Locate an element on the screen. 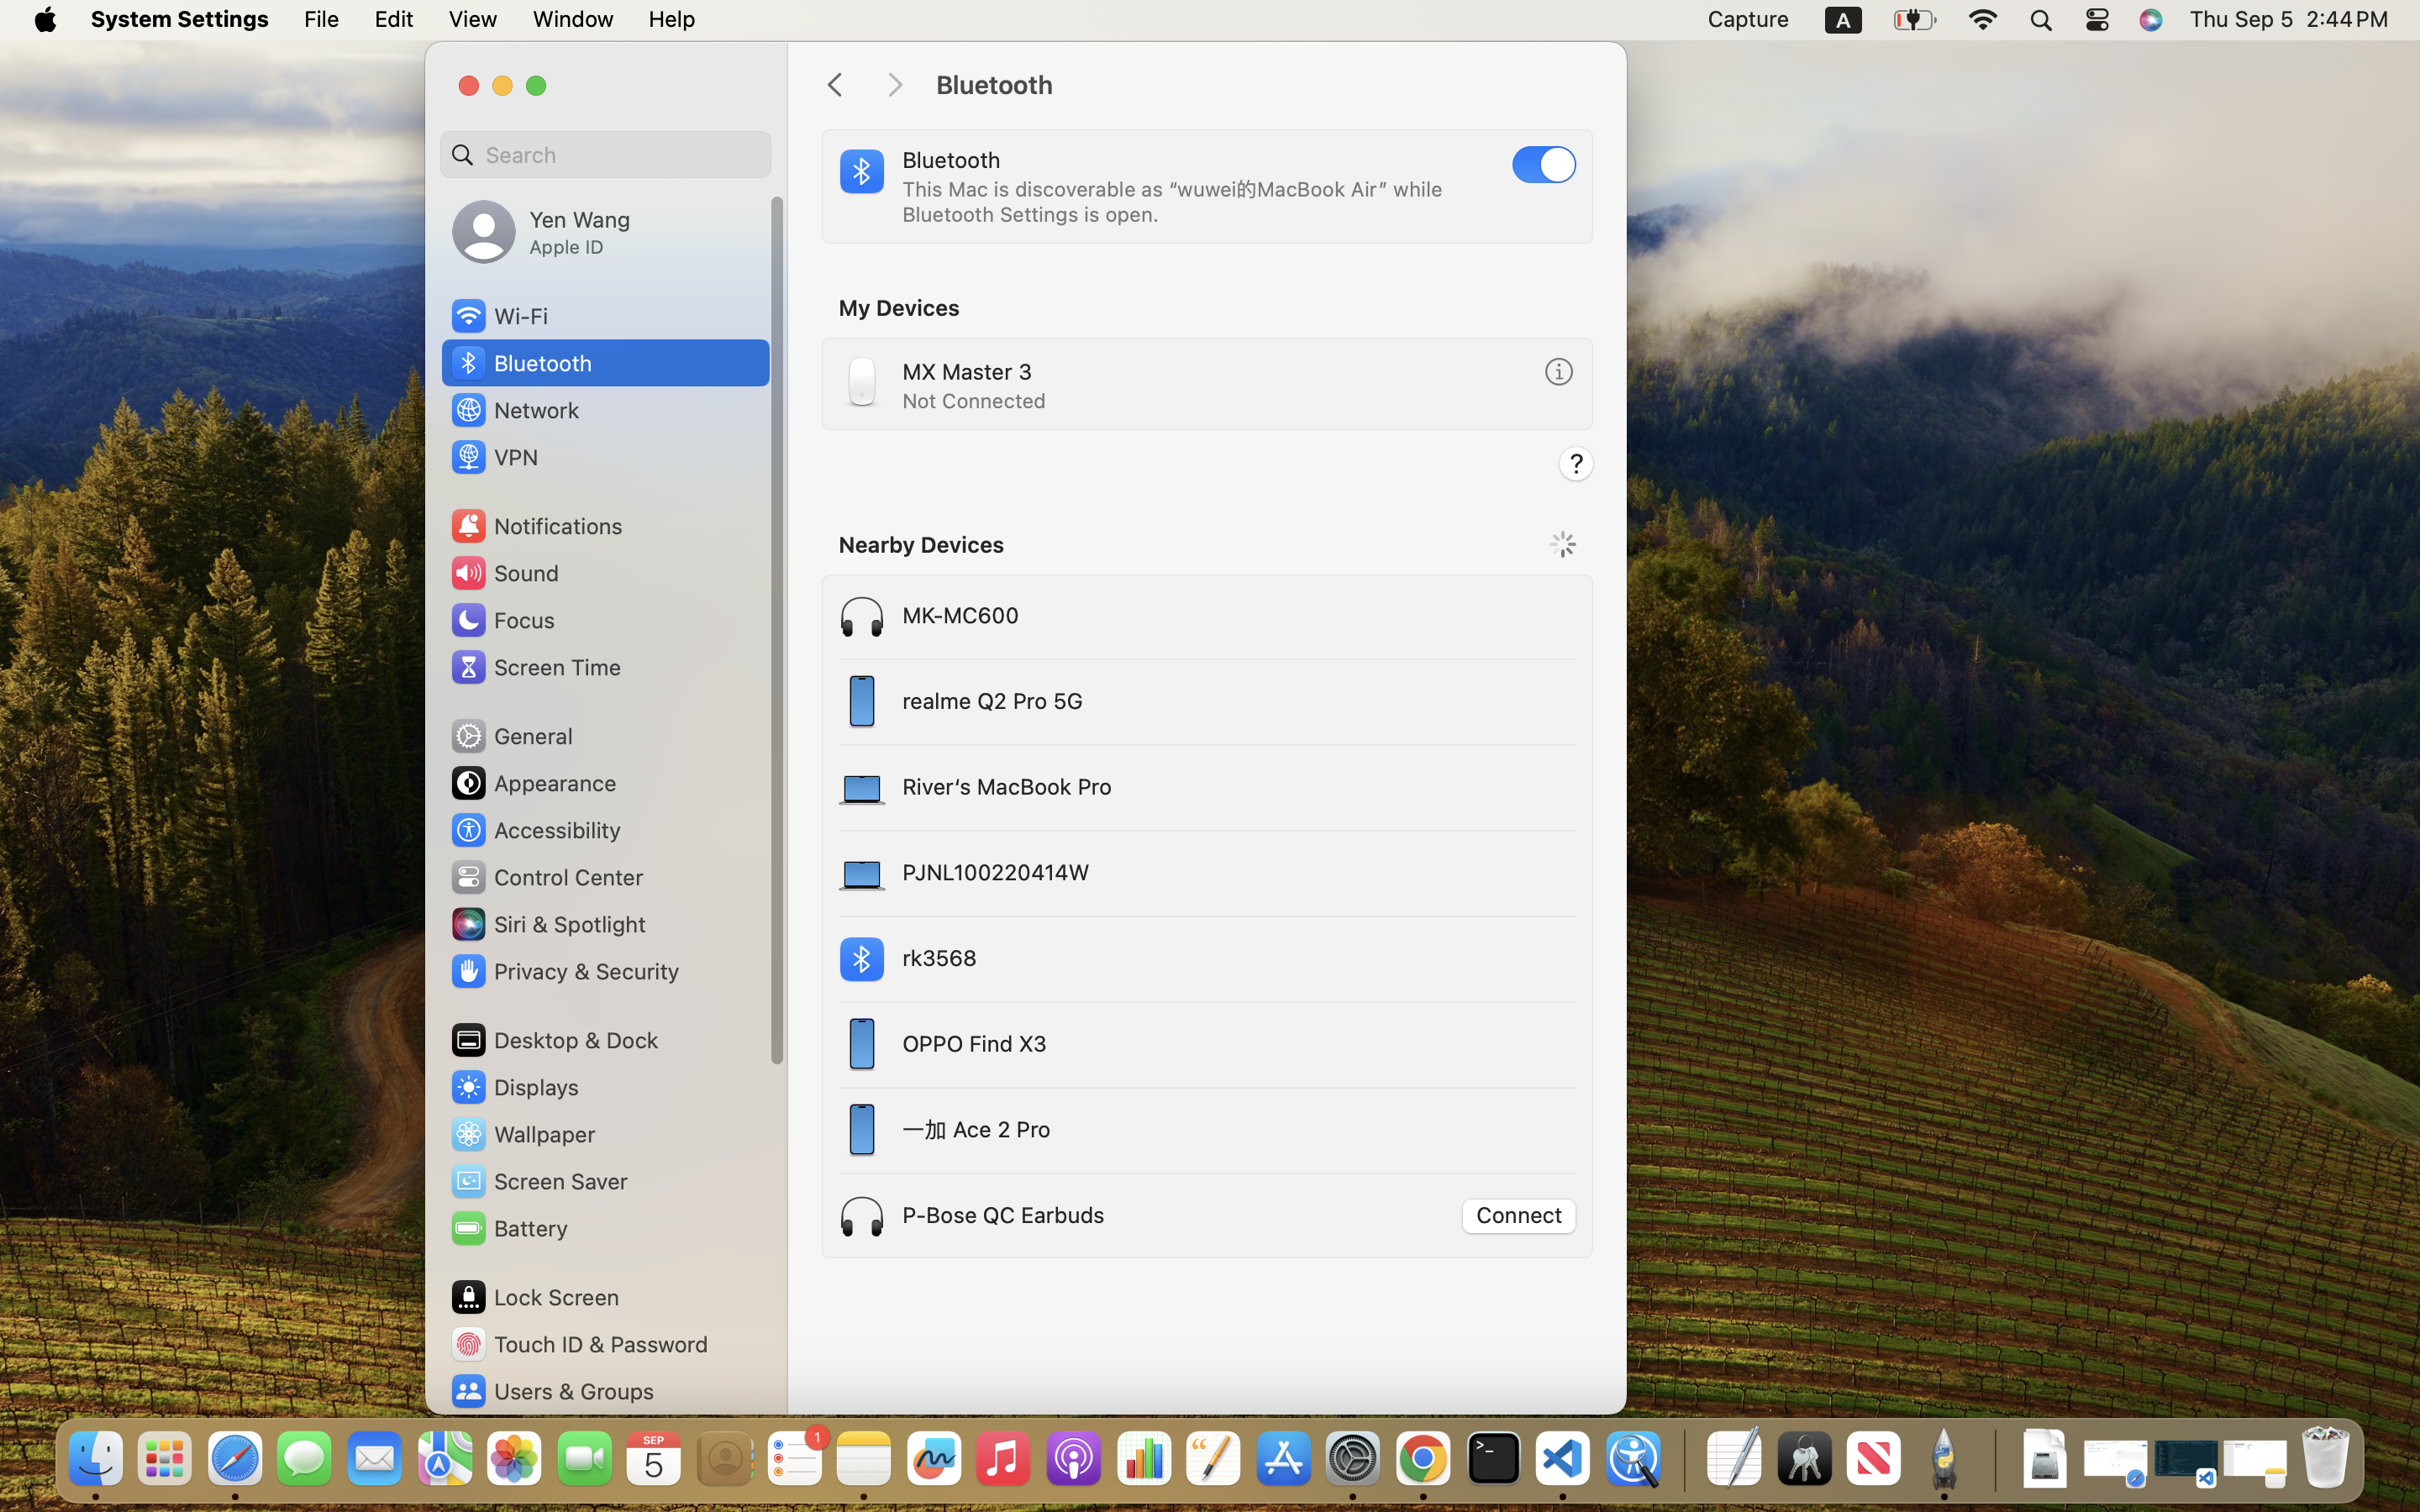  'Users & Groups' is located at coordinates (550, 1391).